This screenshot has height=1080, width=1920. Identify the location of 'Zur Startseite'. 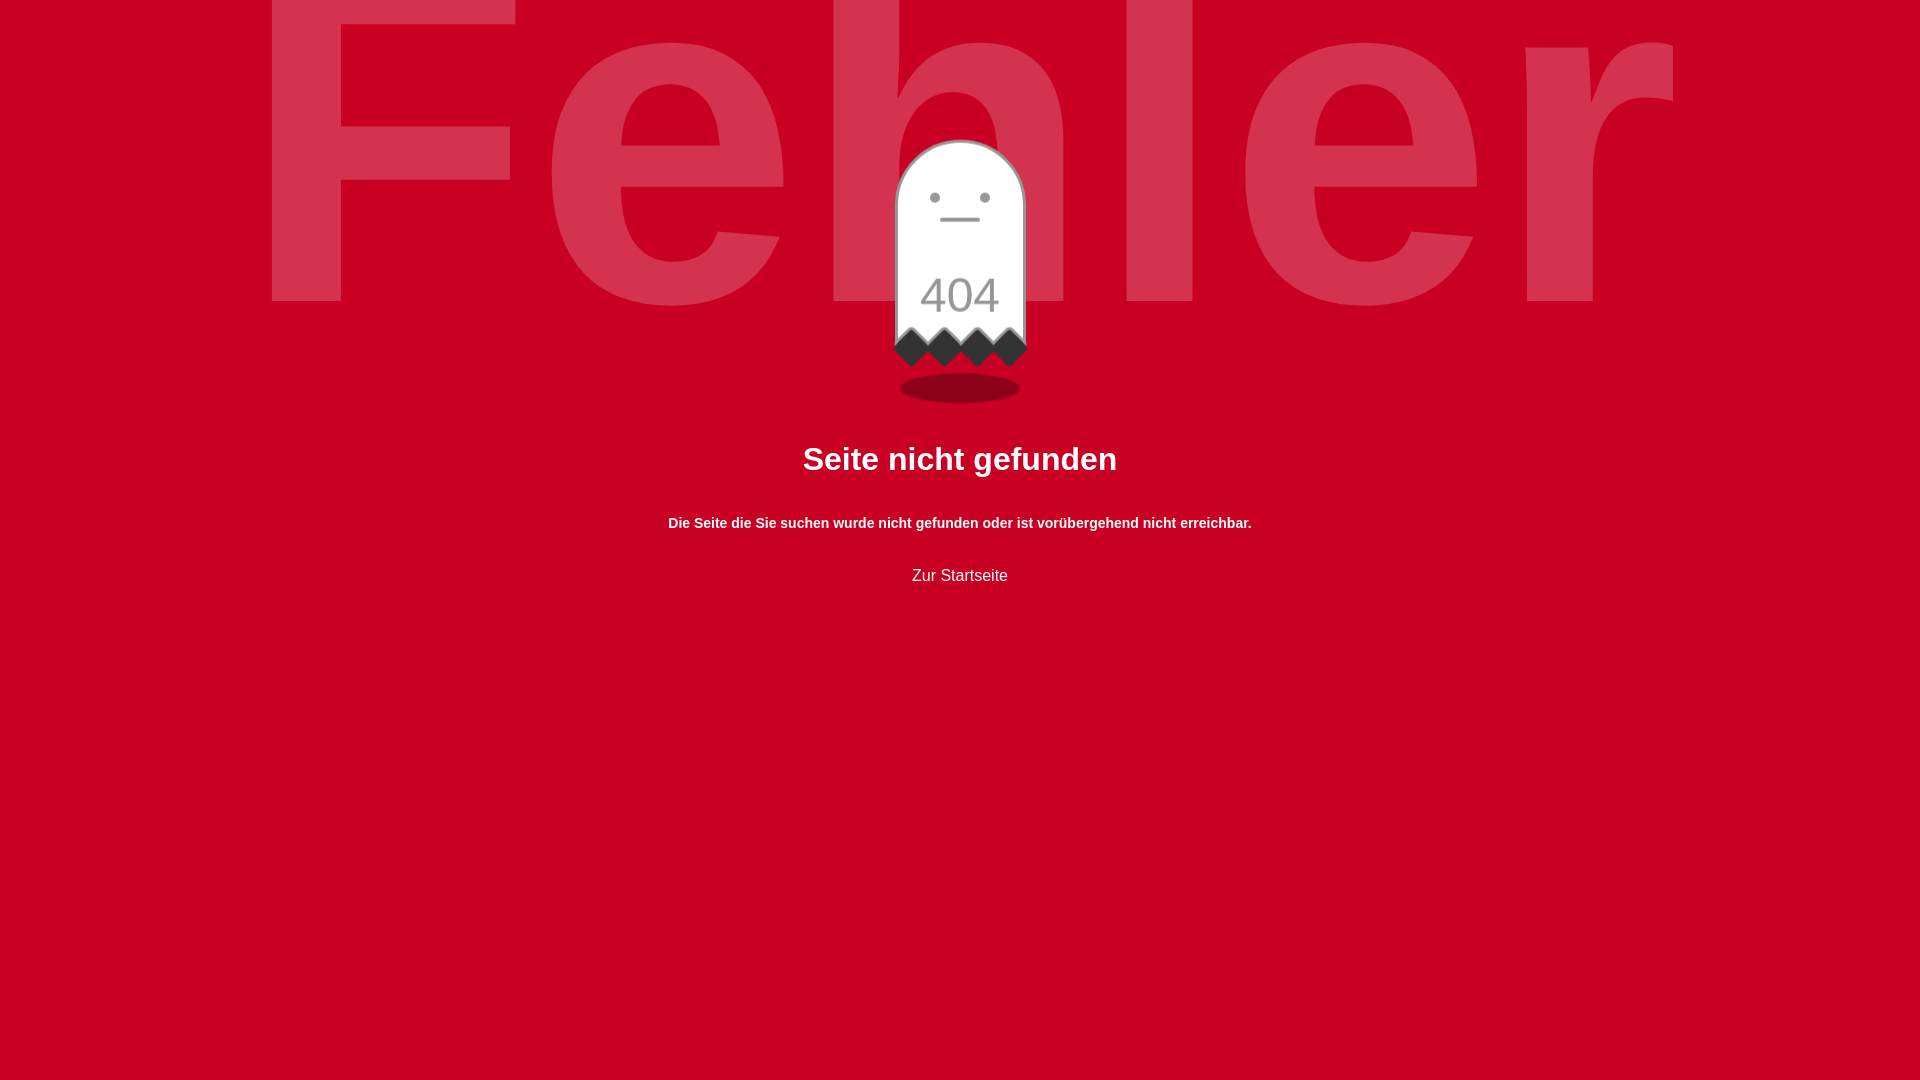
(960, 575).